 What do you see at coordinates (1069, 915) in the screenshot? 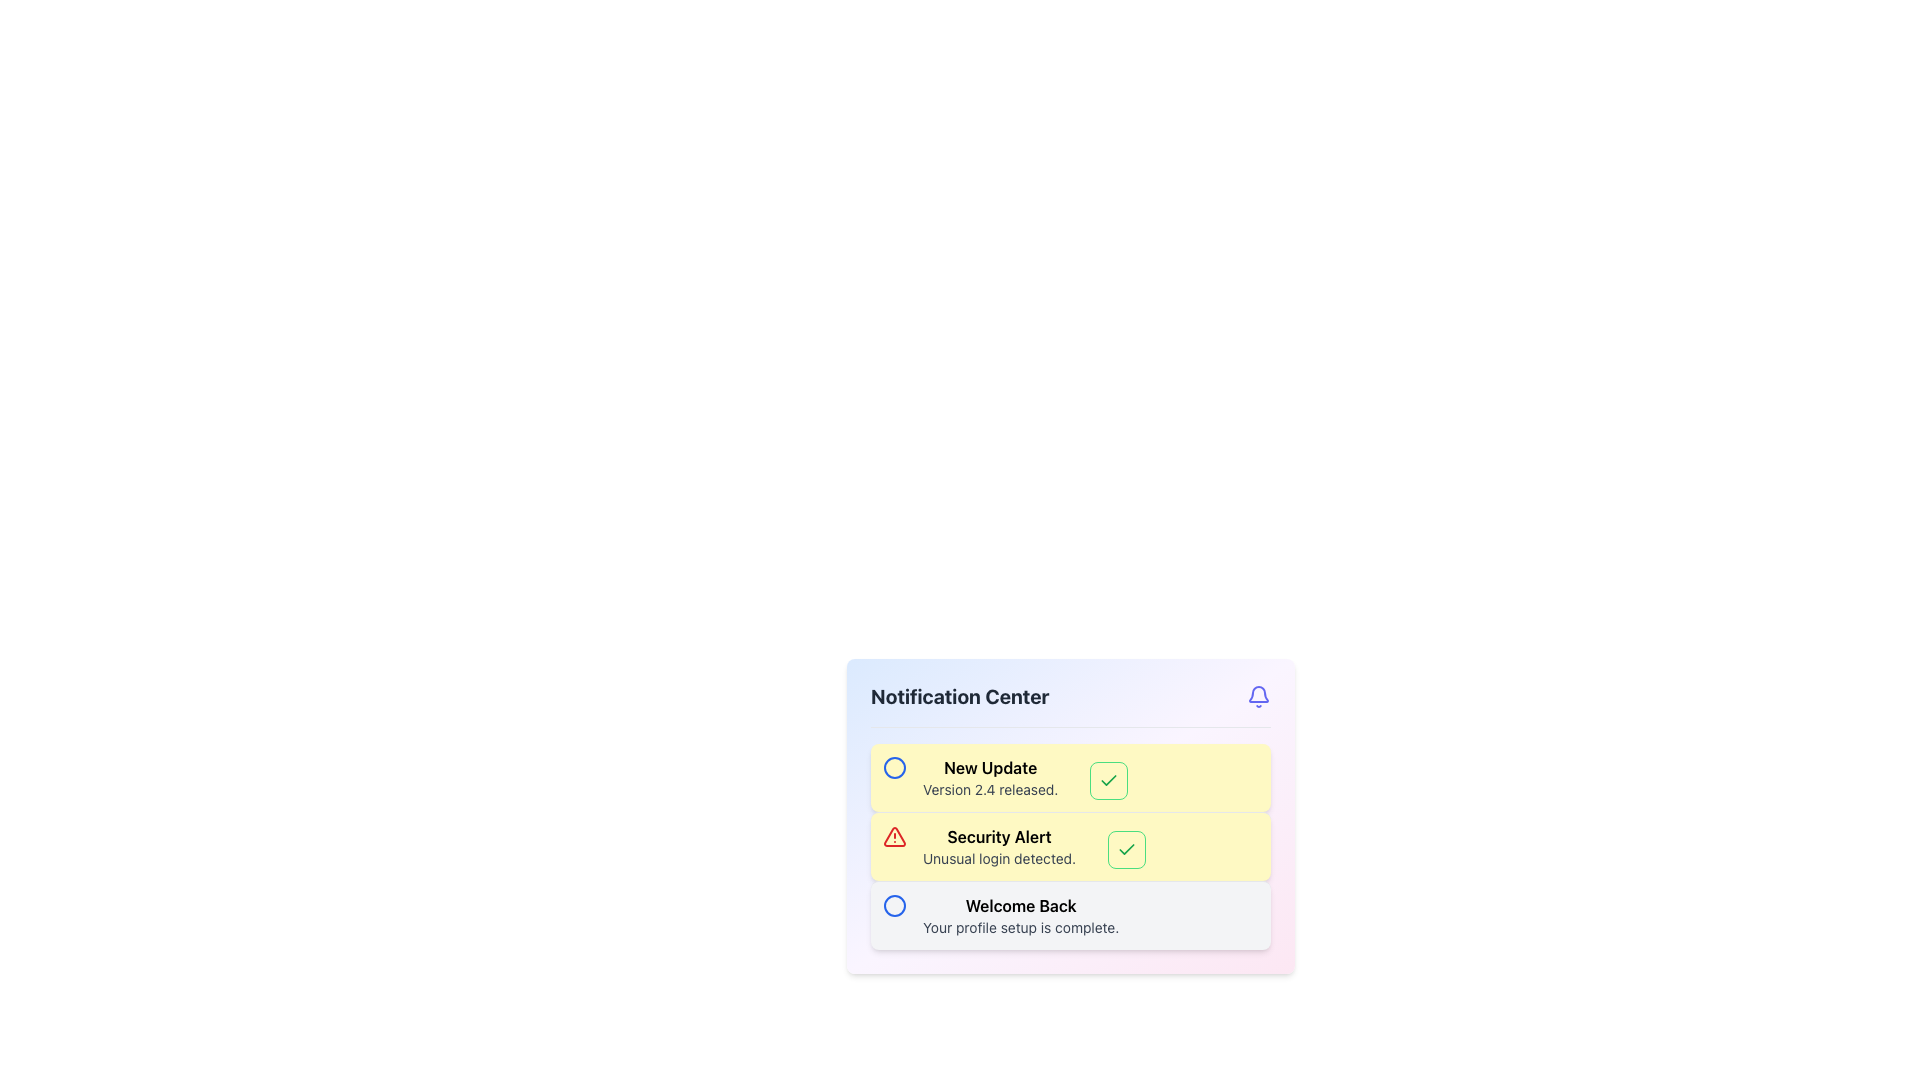
I see `the blue circular icon within the Notification Card that displays 'Welcome Back' to interact with it` at bounding box center [1069, 915].